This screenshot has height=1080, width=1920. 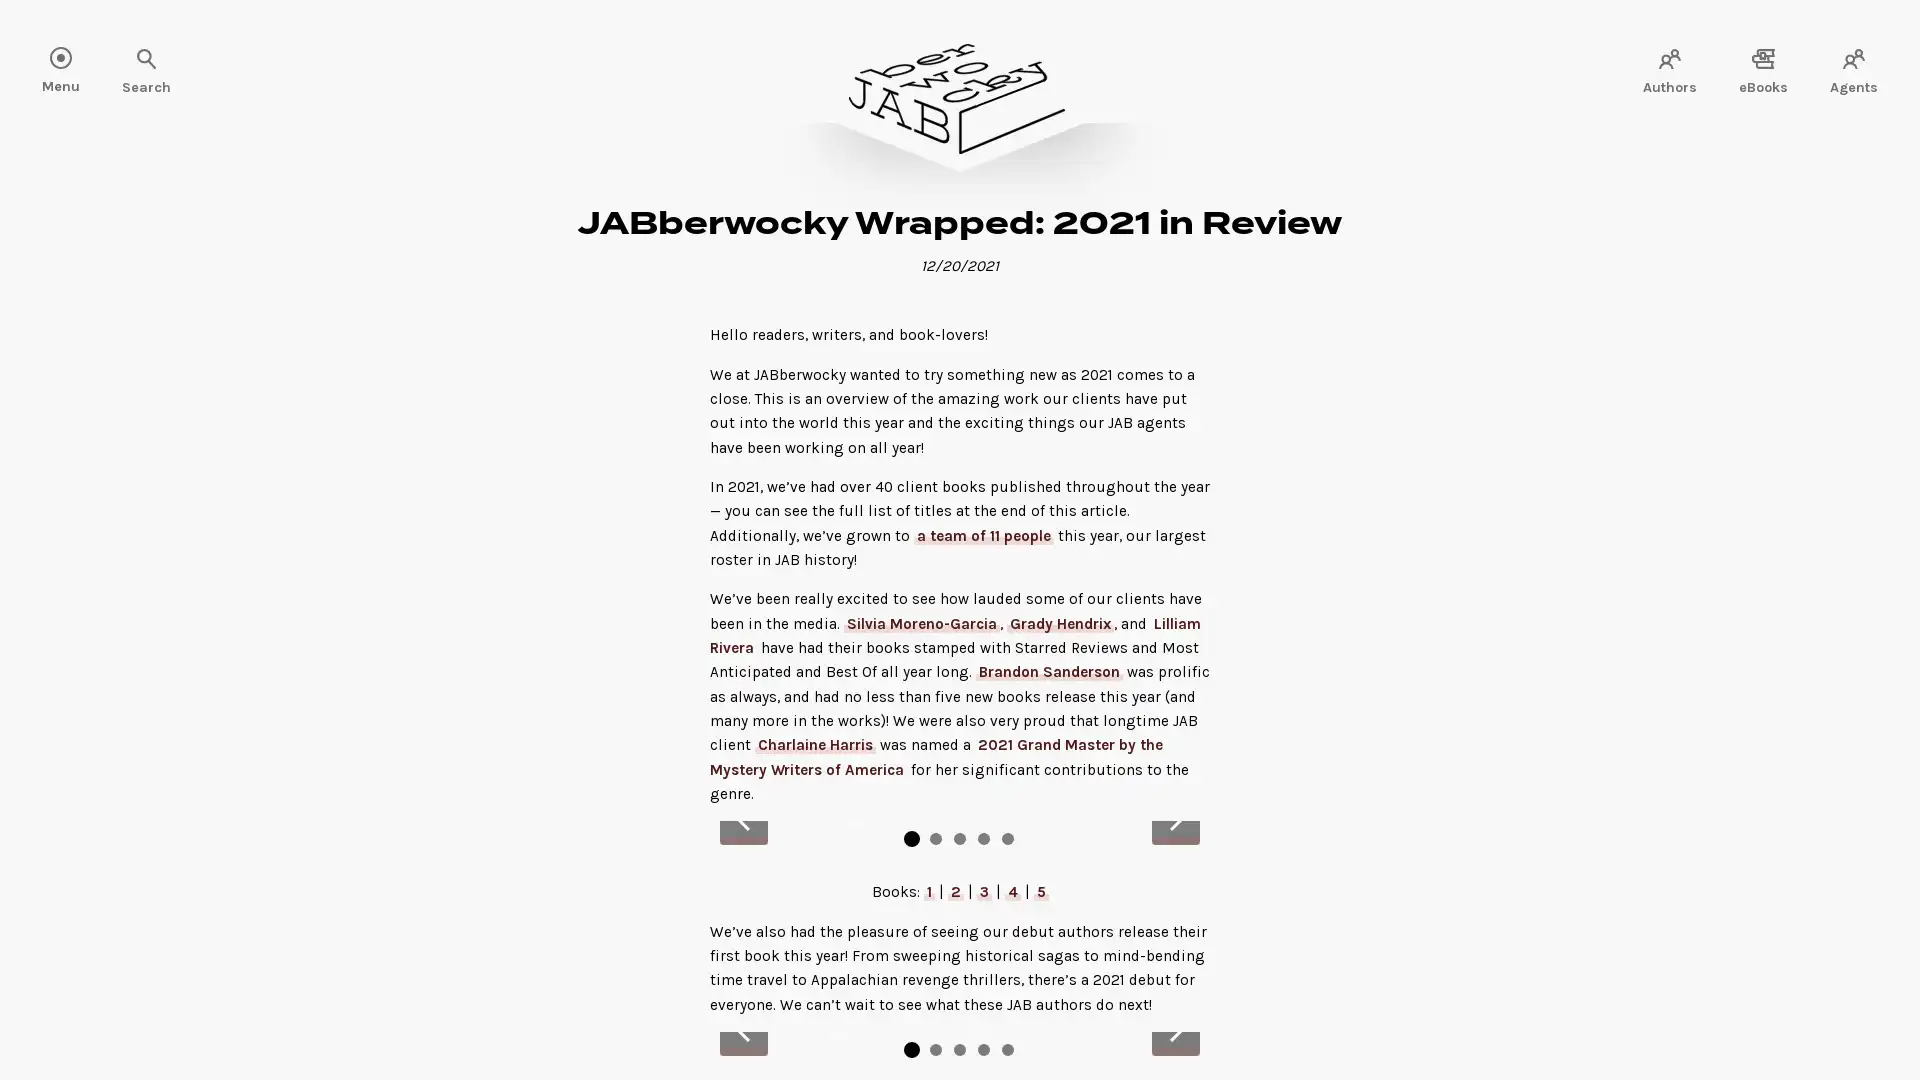 I want to click on Next slide, so click(x=1176, y=821).